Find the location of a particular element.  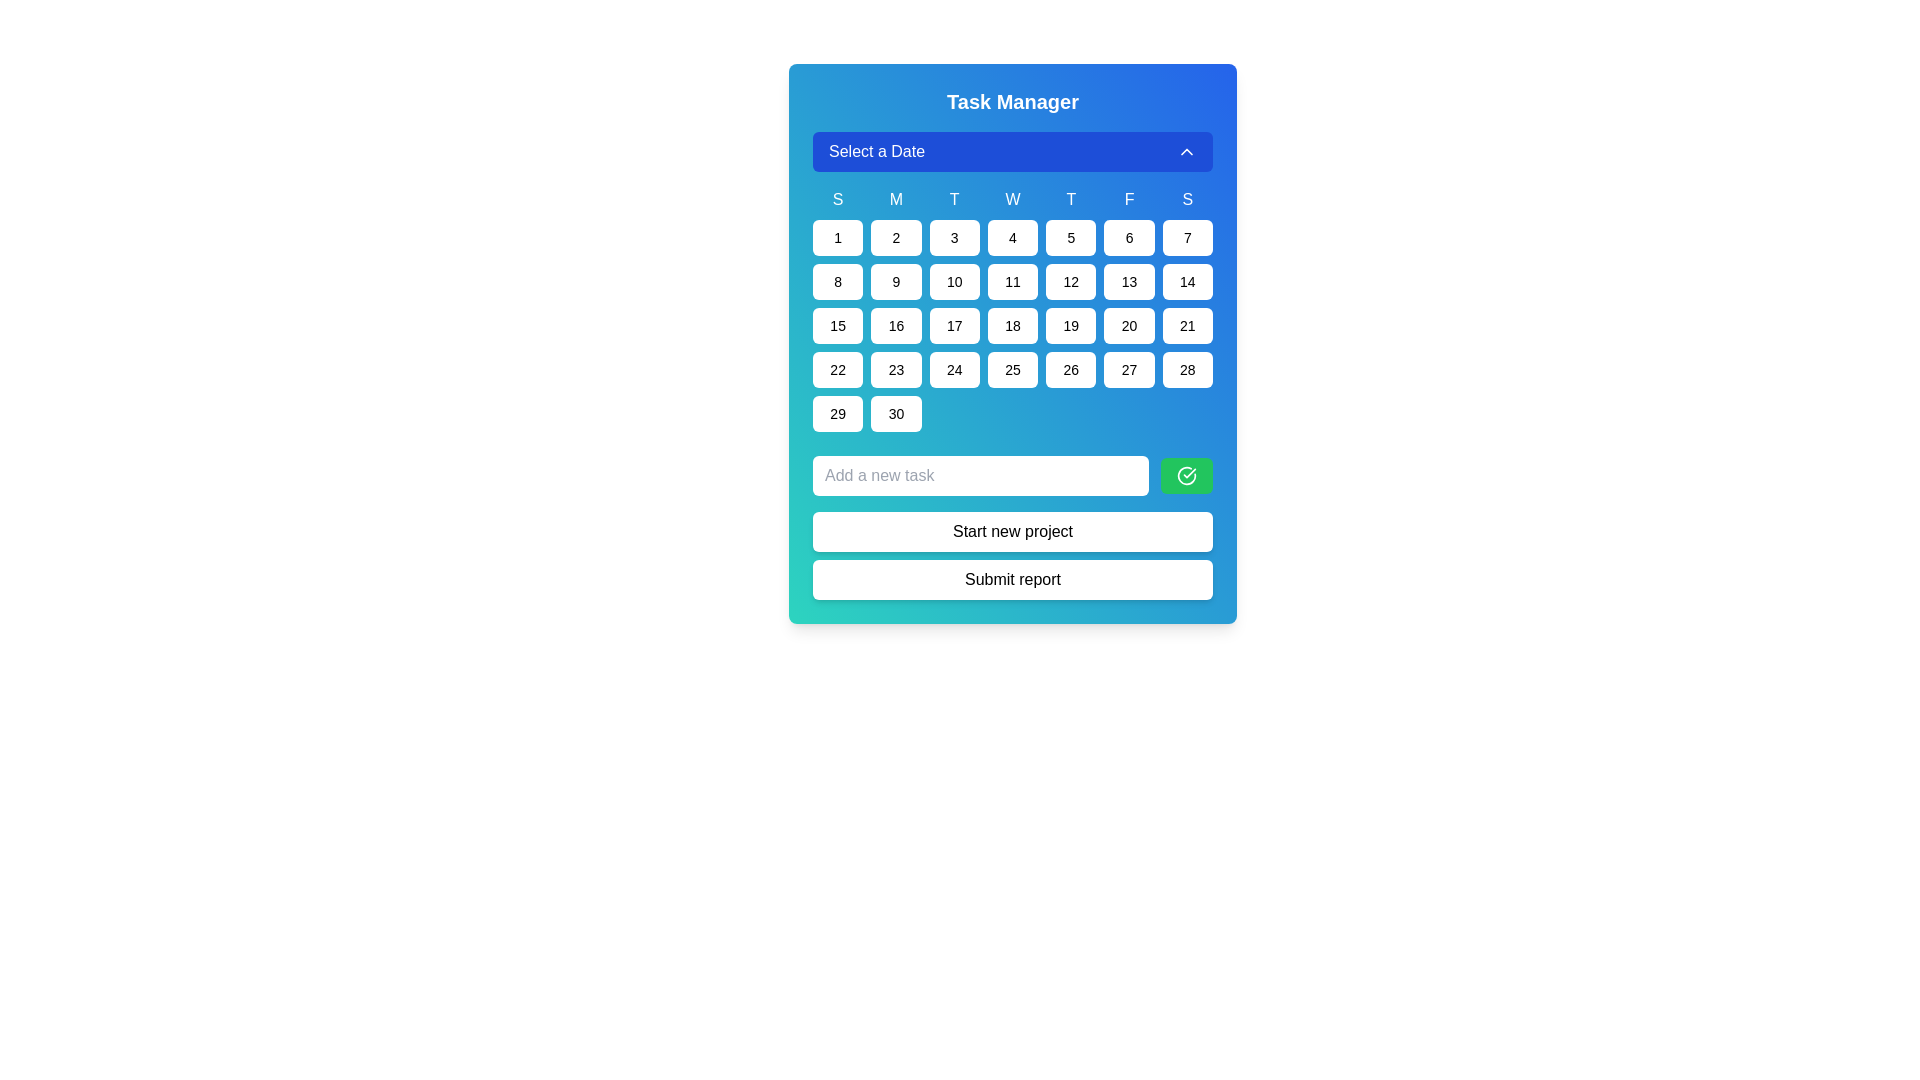

the Text Label indicating 'Tuesday' in the calendar view, positioned as the third element in the row between 'M' and 'W' is located at coordinates (953, 200).